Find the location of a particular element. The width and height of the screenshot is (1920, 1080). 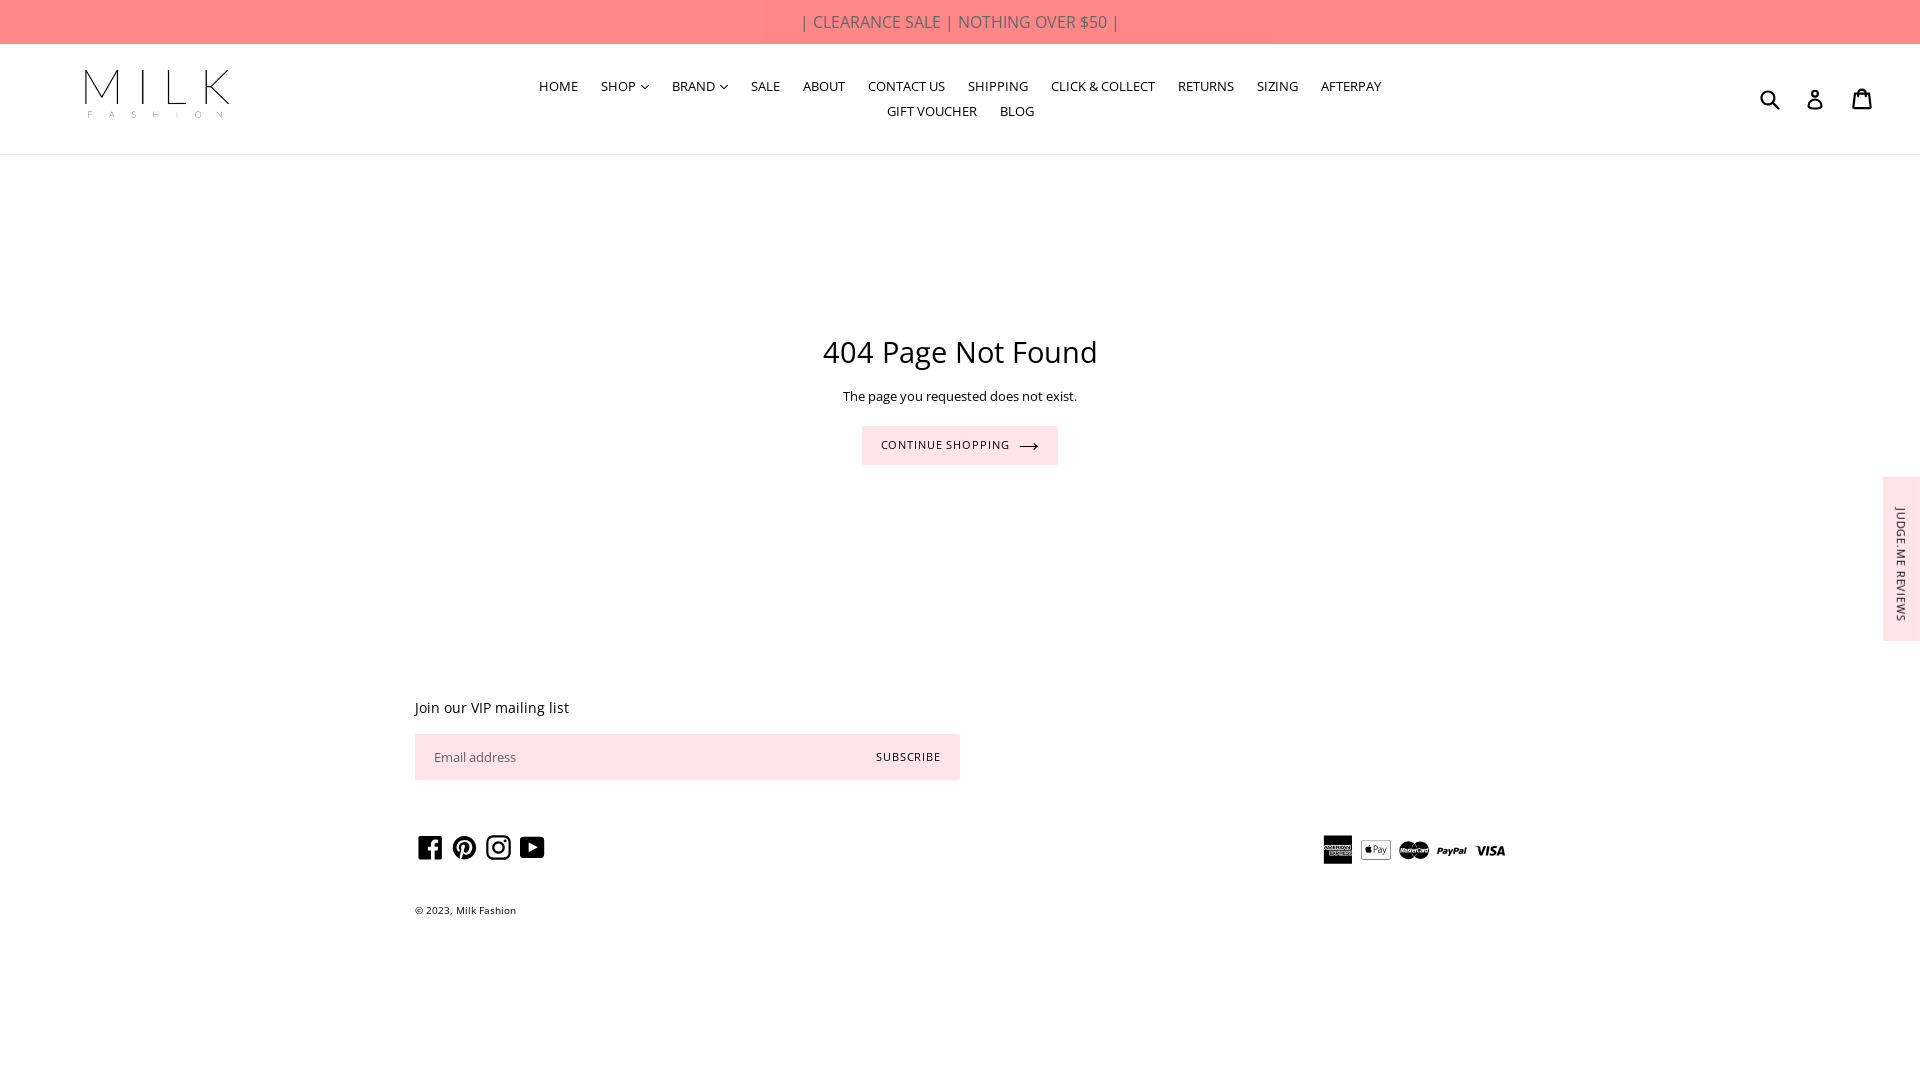

'Facebook' is located at coordinates (429, 847).